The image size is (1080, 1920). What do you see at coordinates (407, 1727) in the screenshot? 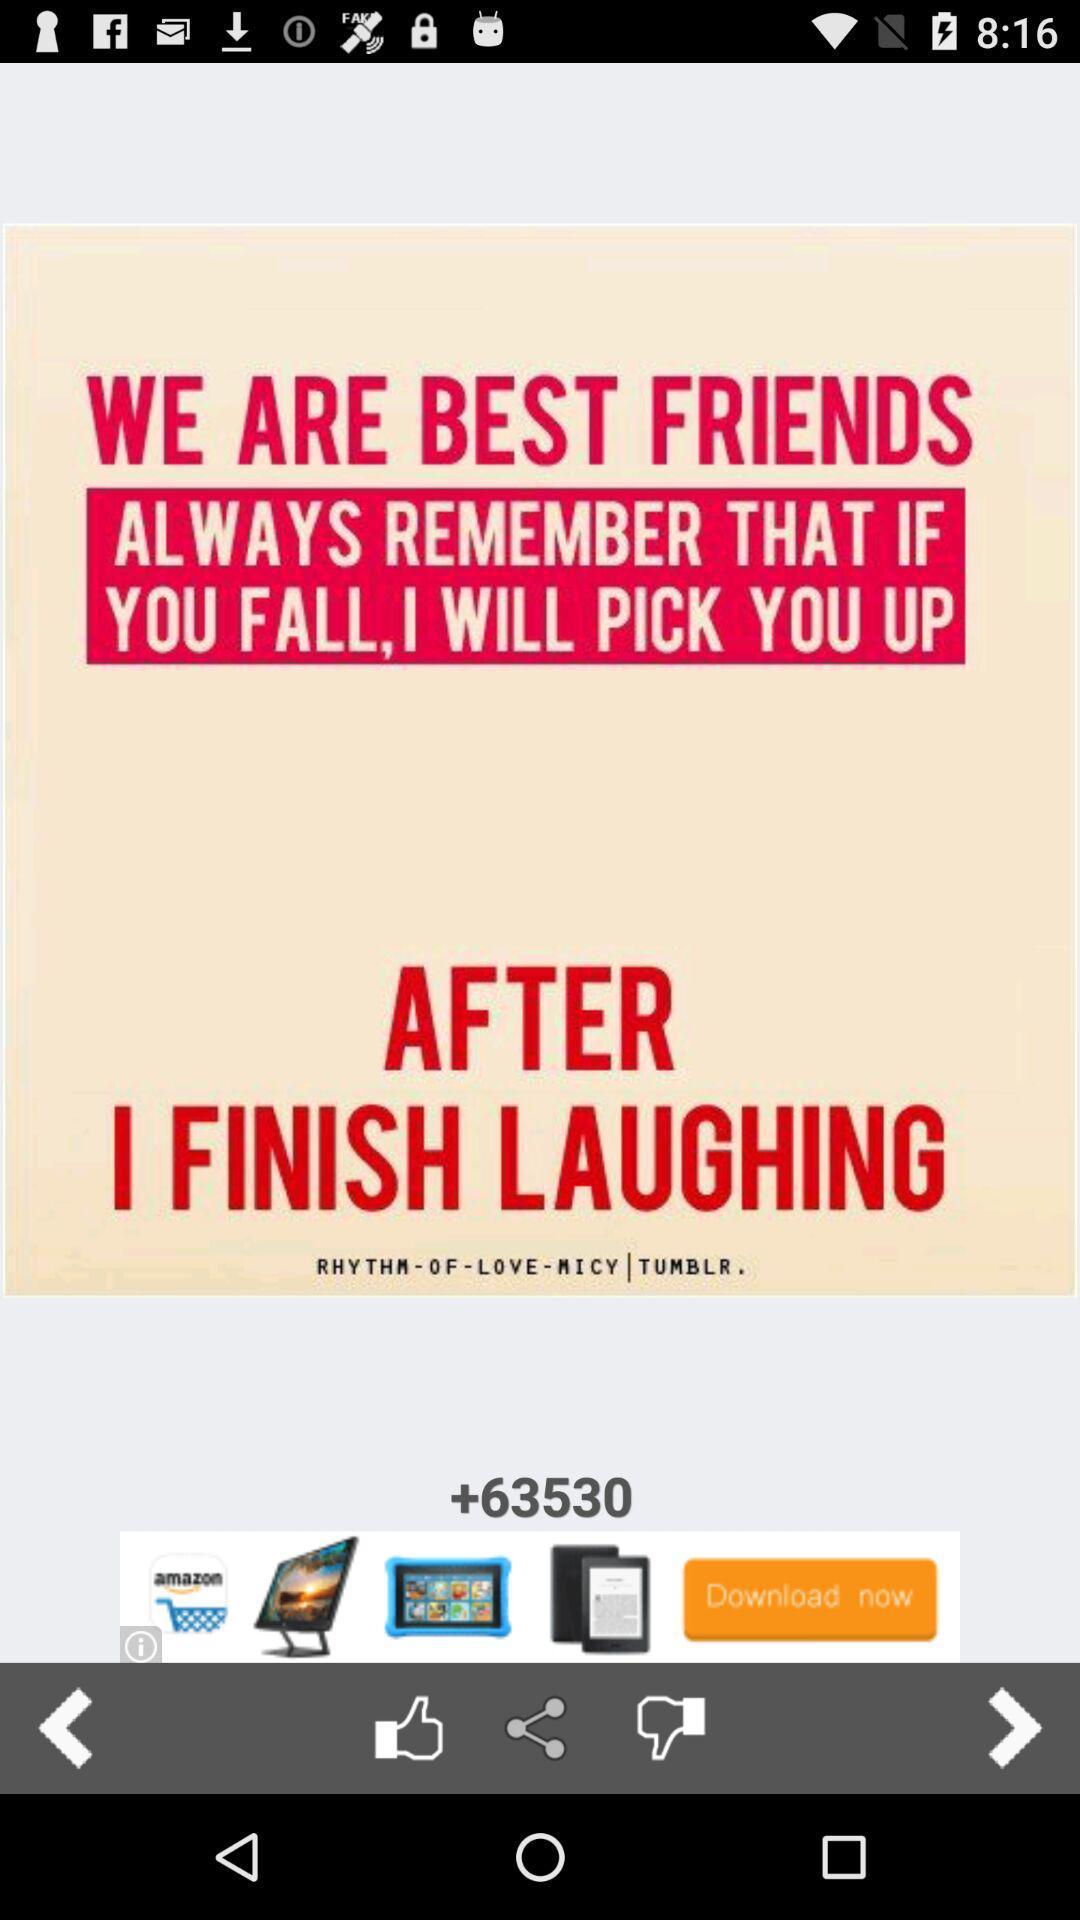
I see `like button` at bounding box center [407, 1727].